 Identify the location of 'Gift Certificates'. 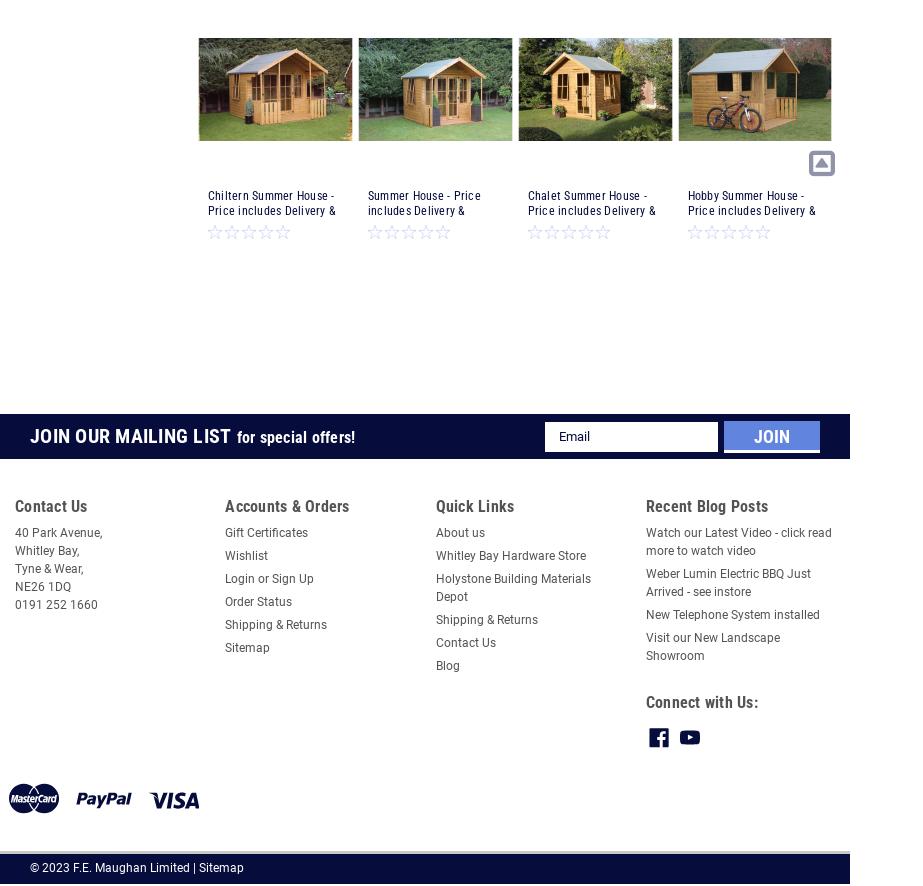
(266, 532).